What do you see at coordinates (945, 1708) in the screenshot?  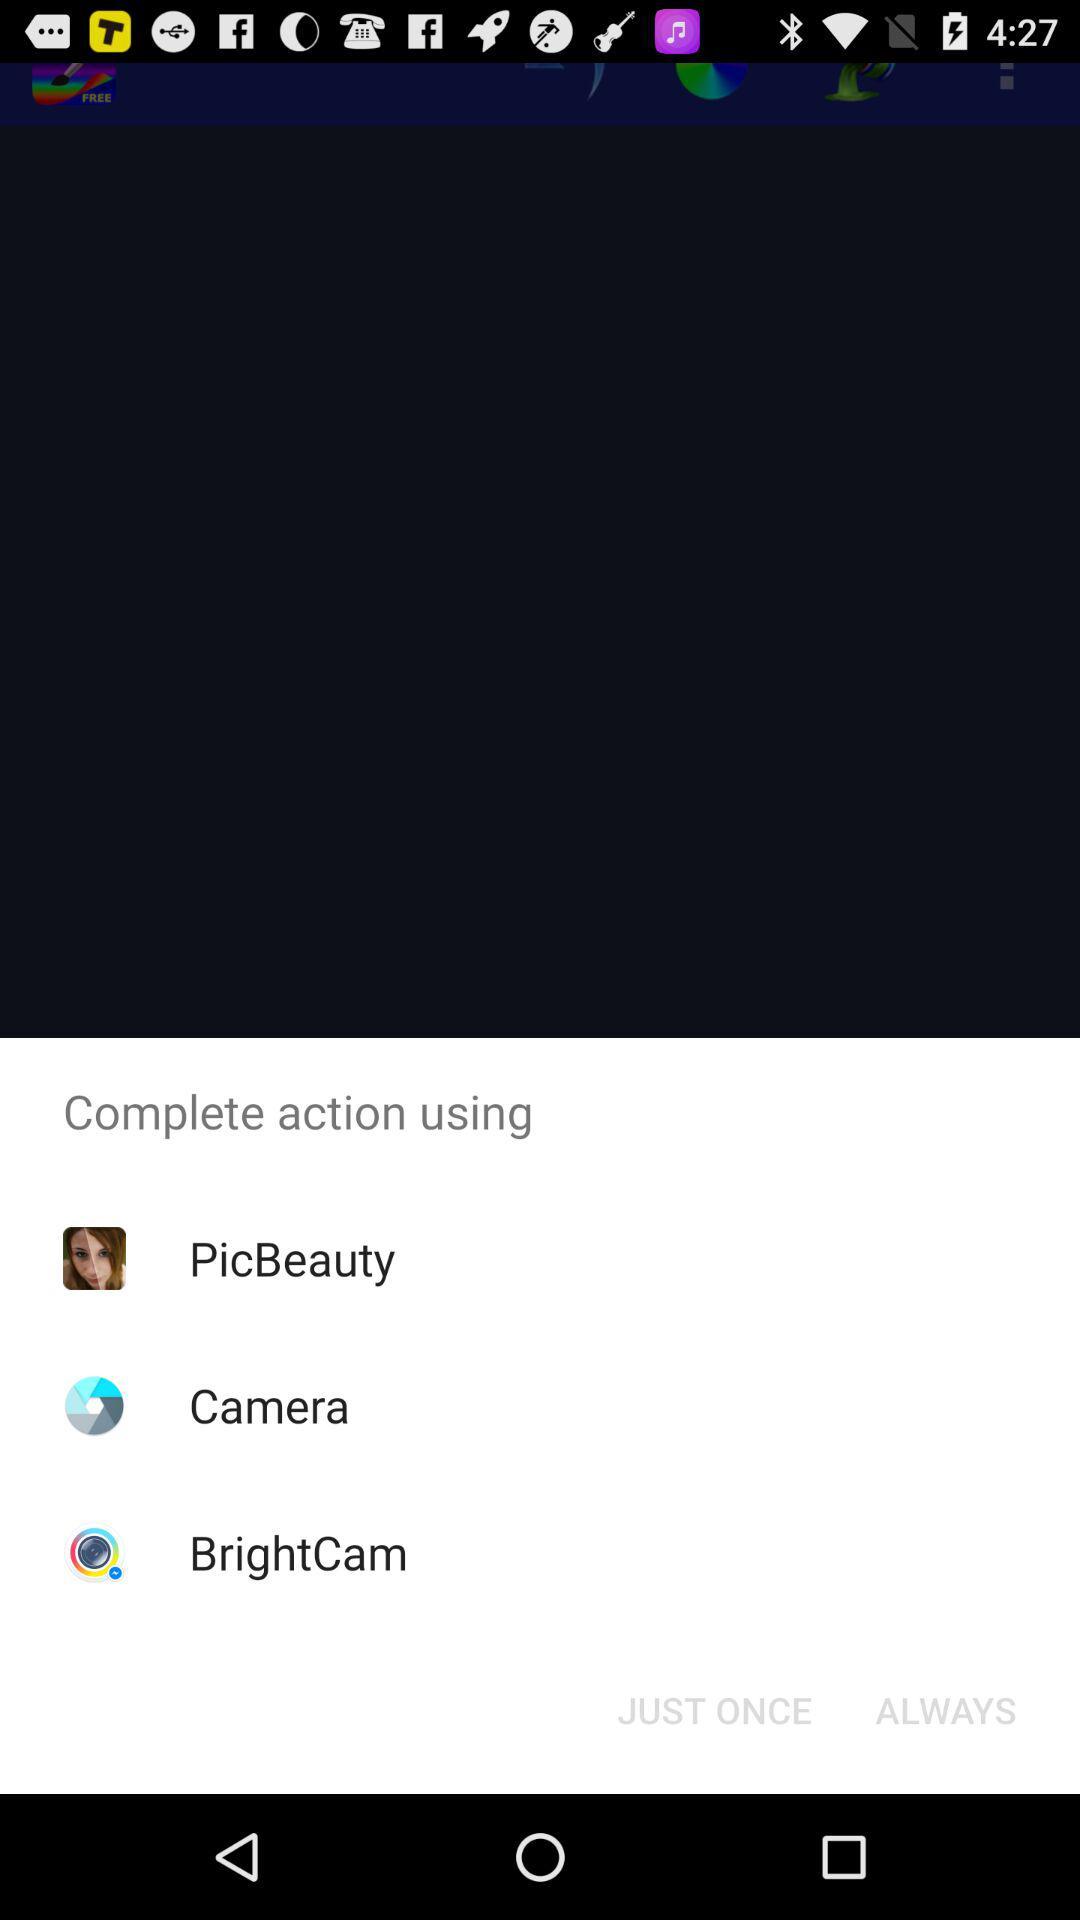 I see `item at the bottom right corner` at bounding box center [945, 1708].